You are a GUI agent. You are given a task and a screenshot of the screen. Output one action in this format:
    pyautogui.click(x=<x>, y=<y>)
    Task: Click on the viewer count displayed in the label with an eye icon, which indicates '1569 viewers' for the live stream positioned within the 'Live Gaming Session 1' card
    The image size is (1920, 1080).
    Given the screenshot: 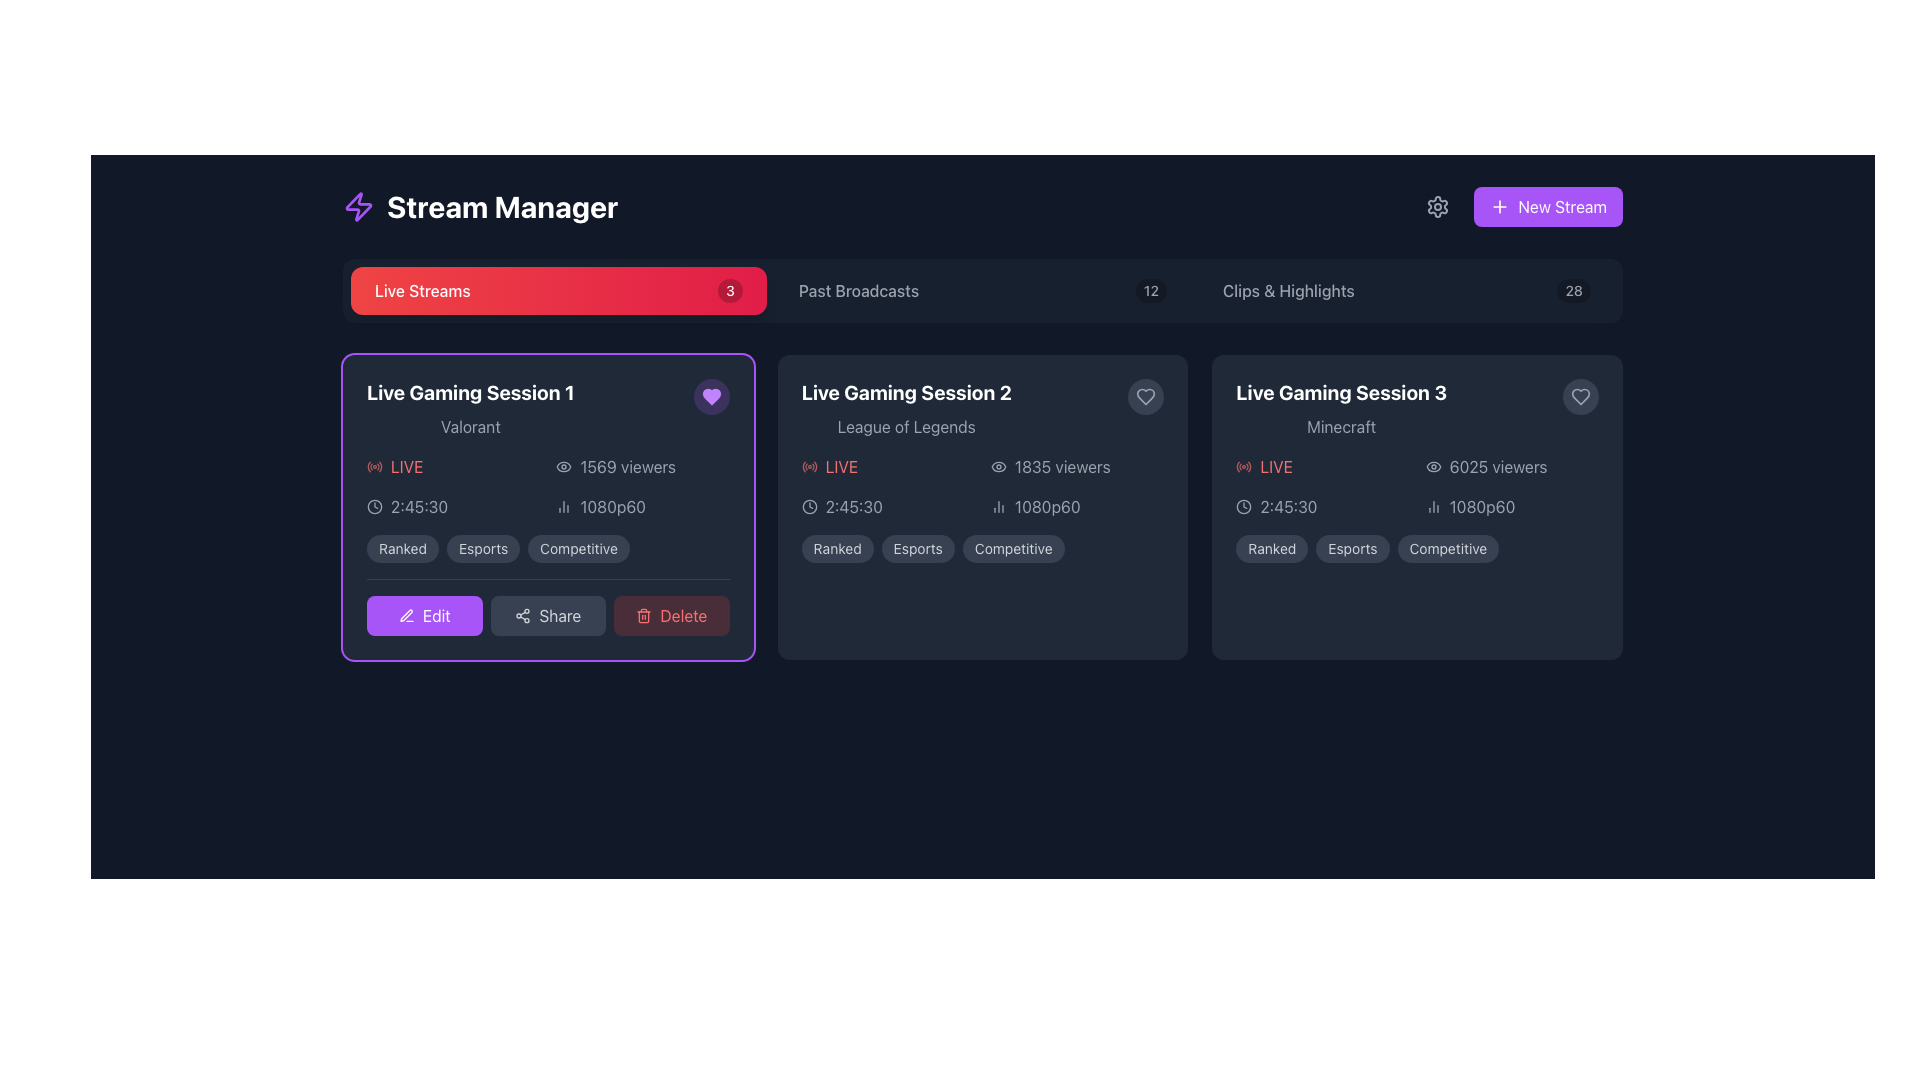 What is the action you would take?
    pyautogui.click(x=643, y=466)
    